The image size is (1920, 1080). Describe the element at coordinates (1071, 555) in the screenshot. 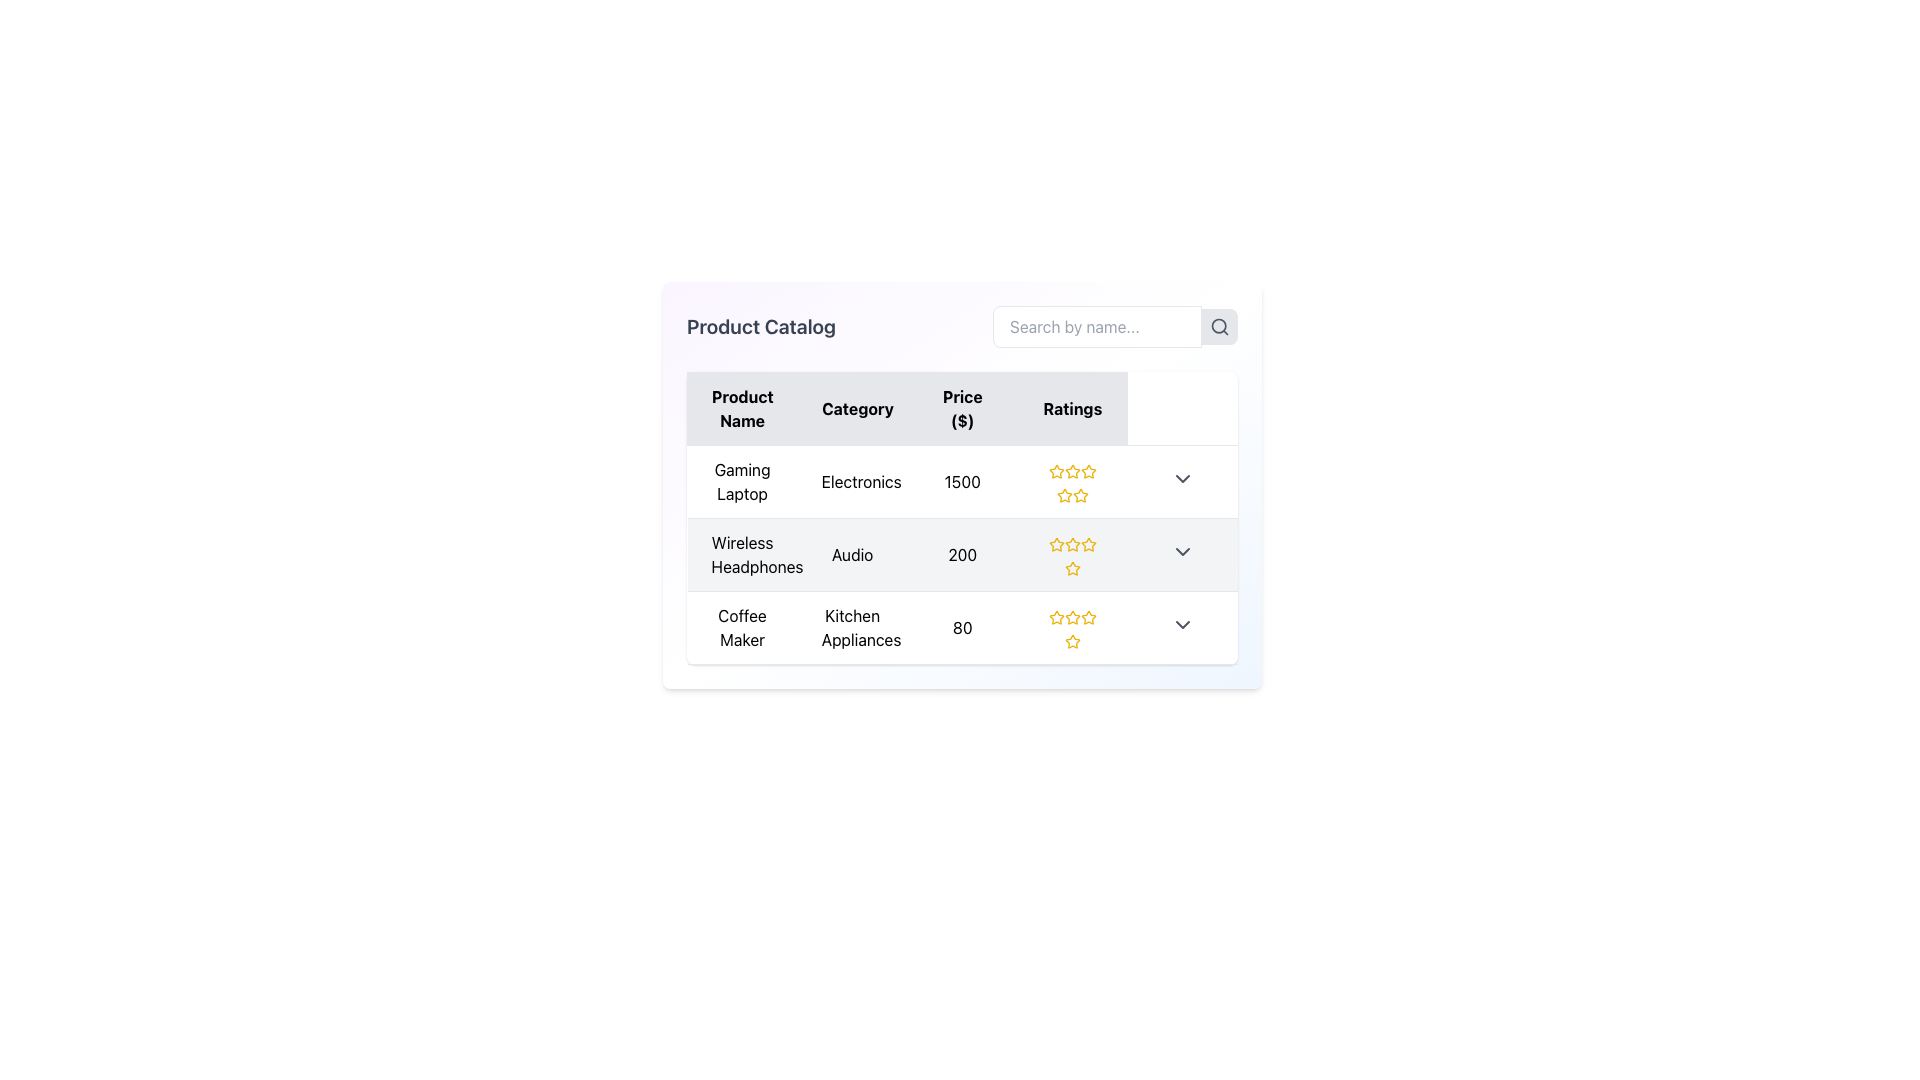

I see `the star rating indicator in the ratings column of the 'Wireless Headphones' row` at that location.